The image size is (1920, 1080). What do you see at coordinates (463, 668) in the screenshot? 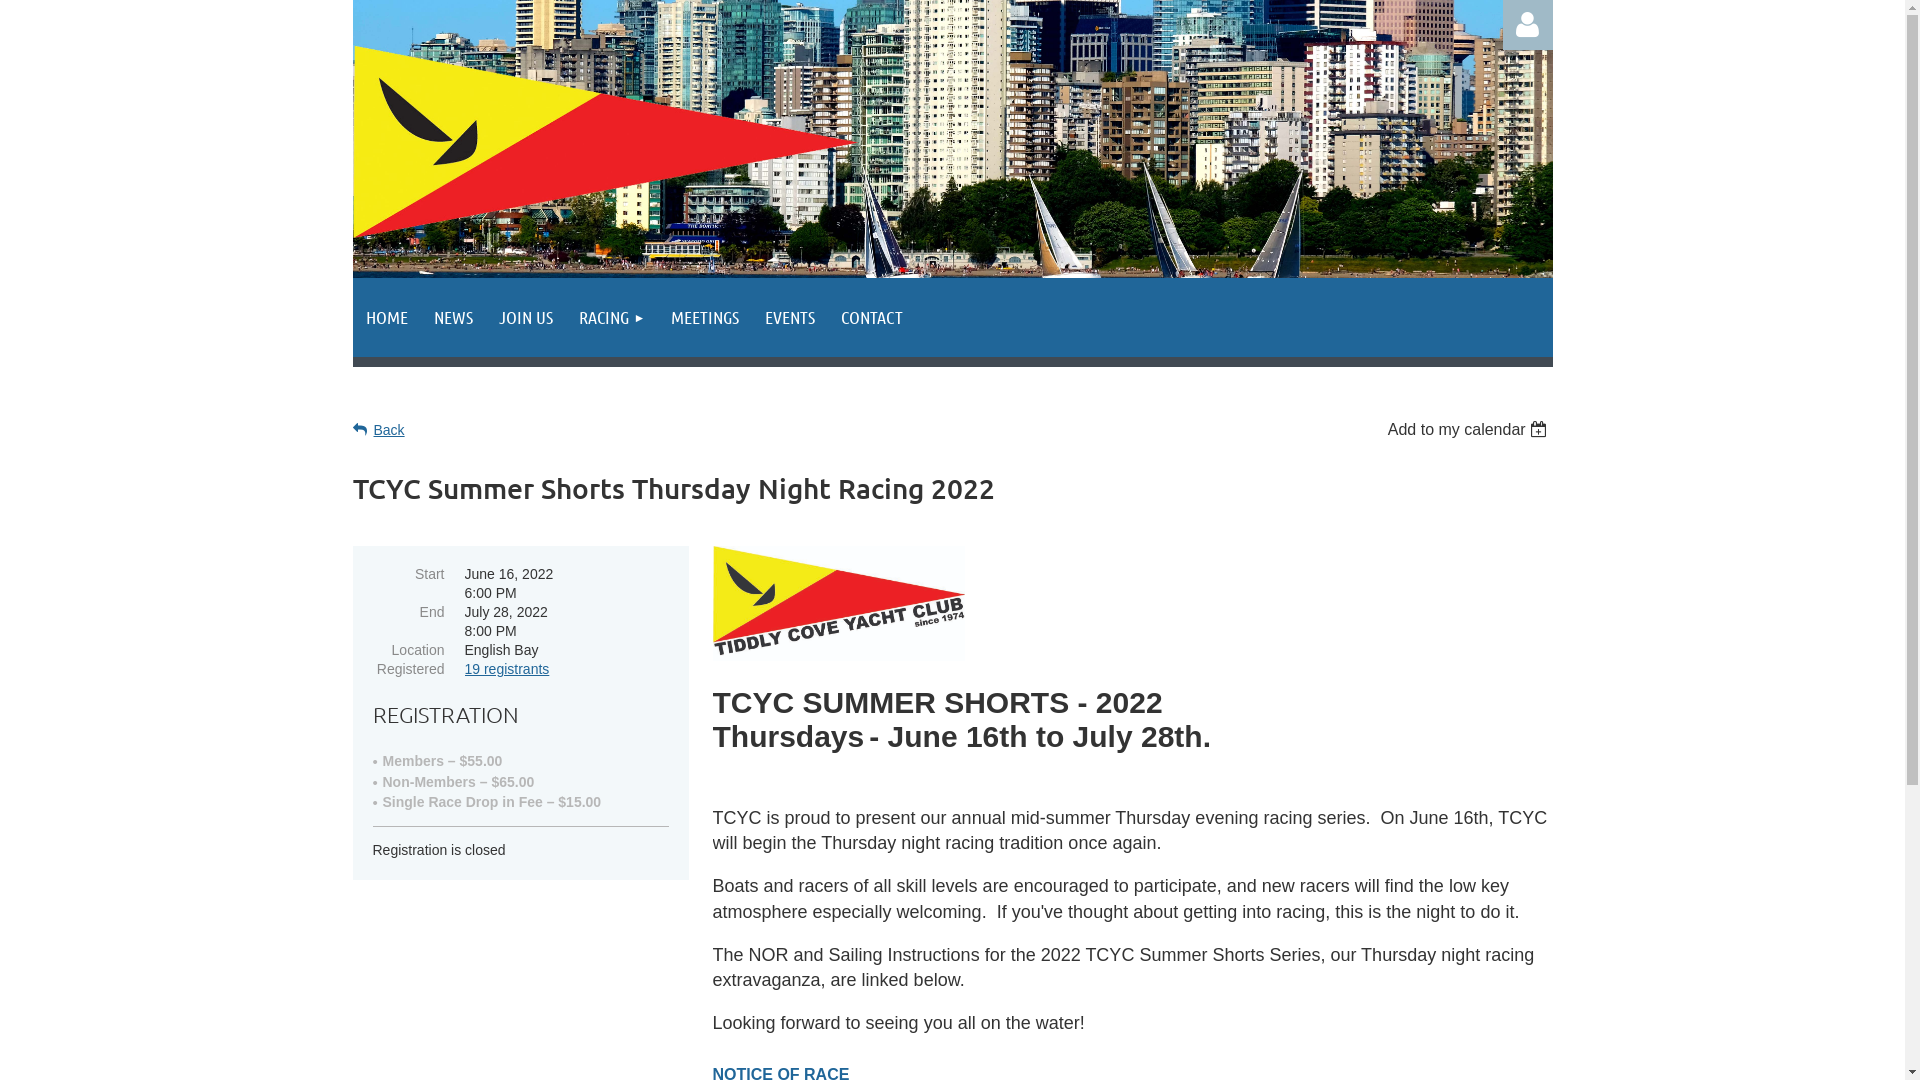
I see `'19 registrants'` at bounding box center [463, 668].